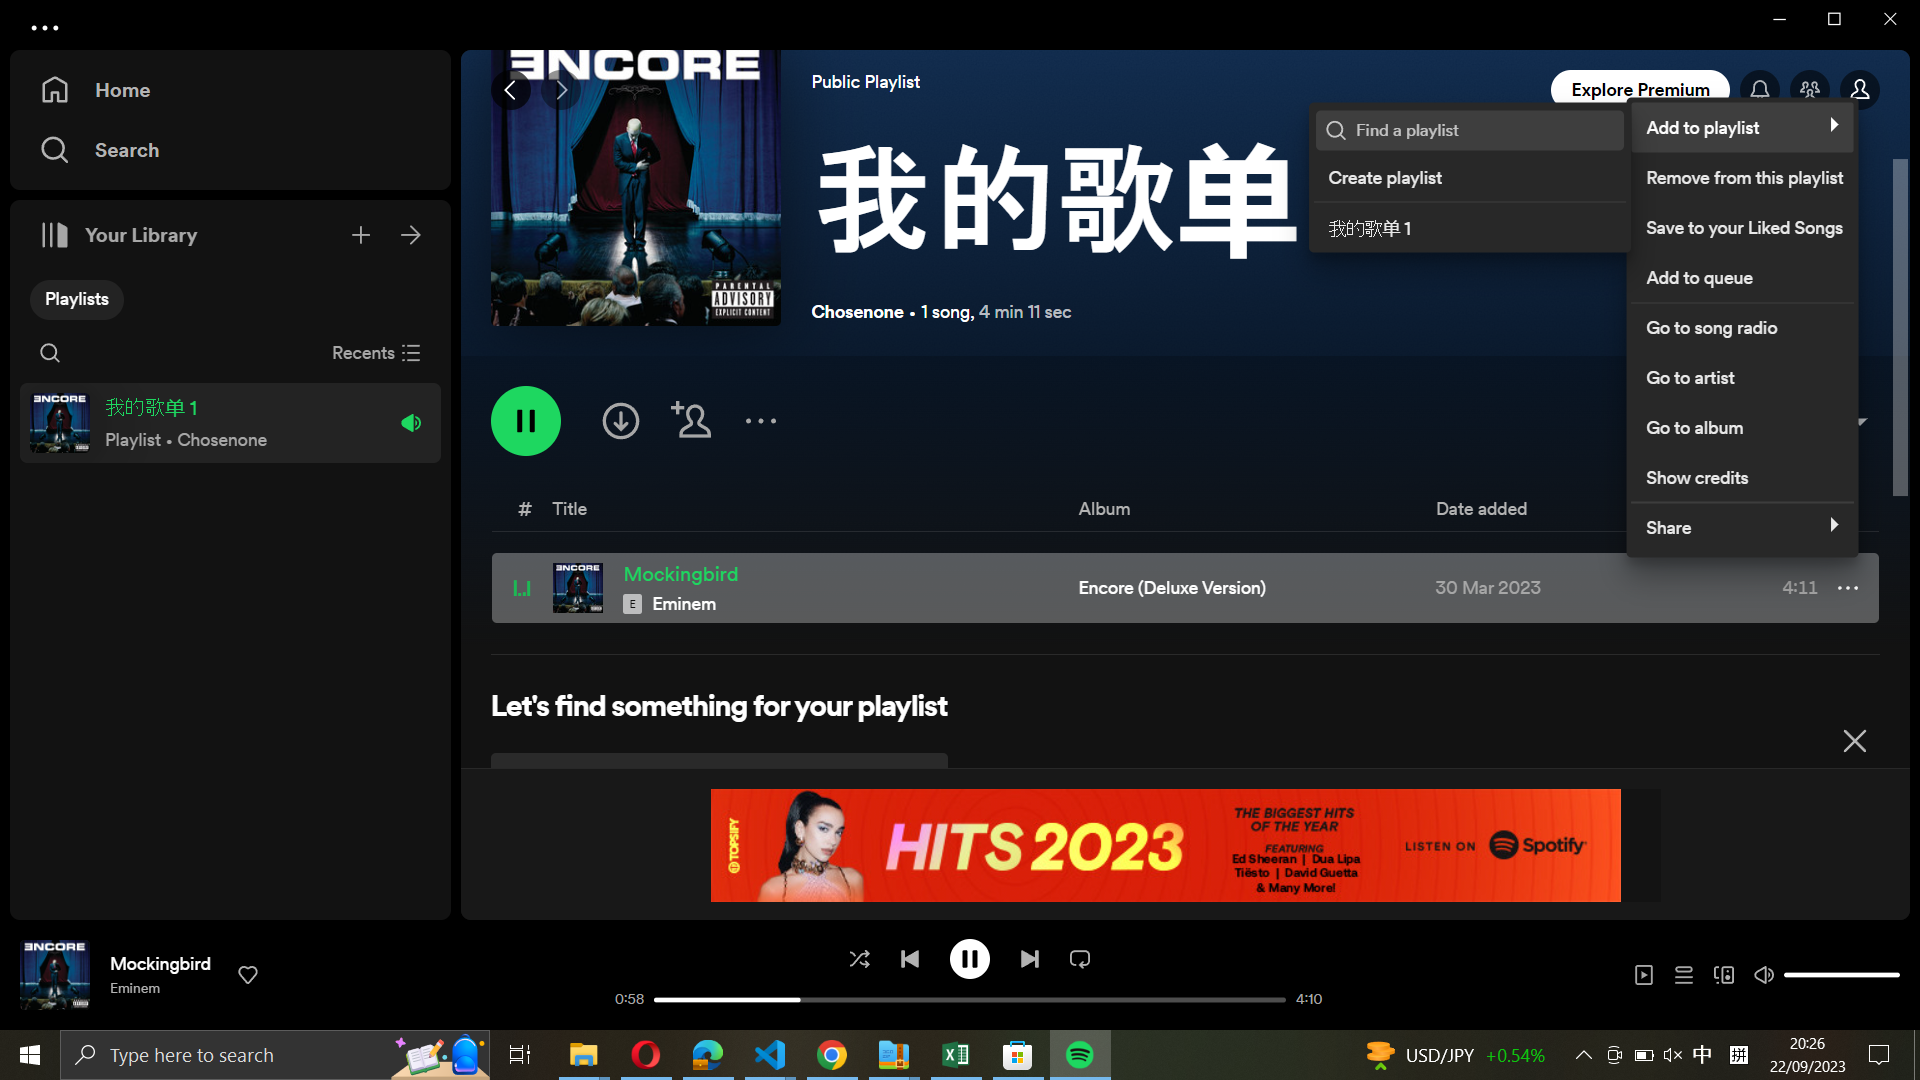 Image resolution: width=1920 pixels, height=1080 pixels. I want to click on Like song, so click(248, 973).